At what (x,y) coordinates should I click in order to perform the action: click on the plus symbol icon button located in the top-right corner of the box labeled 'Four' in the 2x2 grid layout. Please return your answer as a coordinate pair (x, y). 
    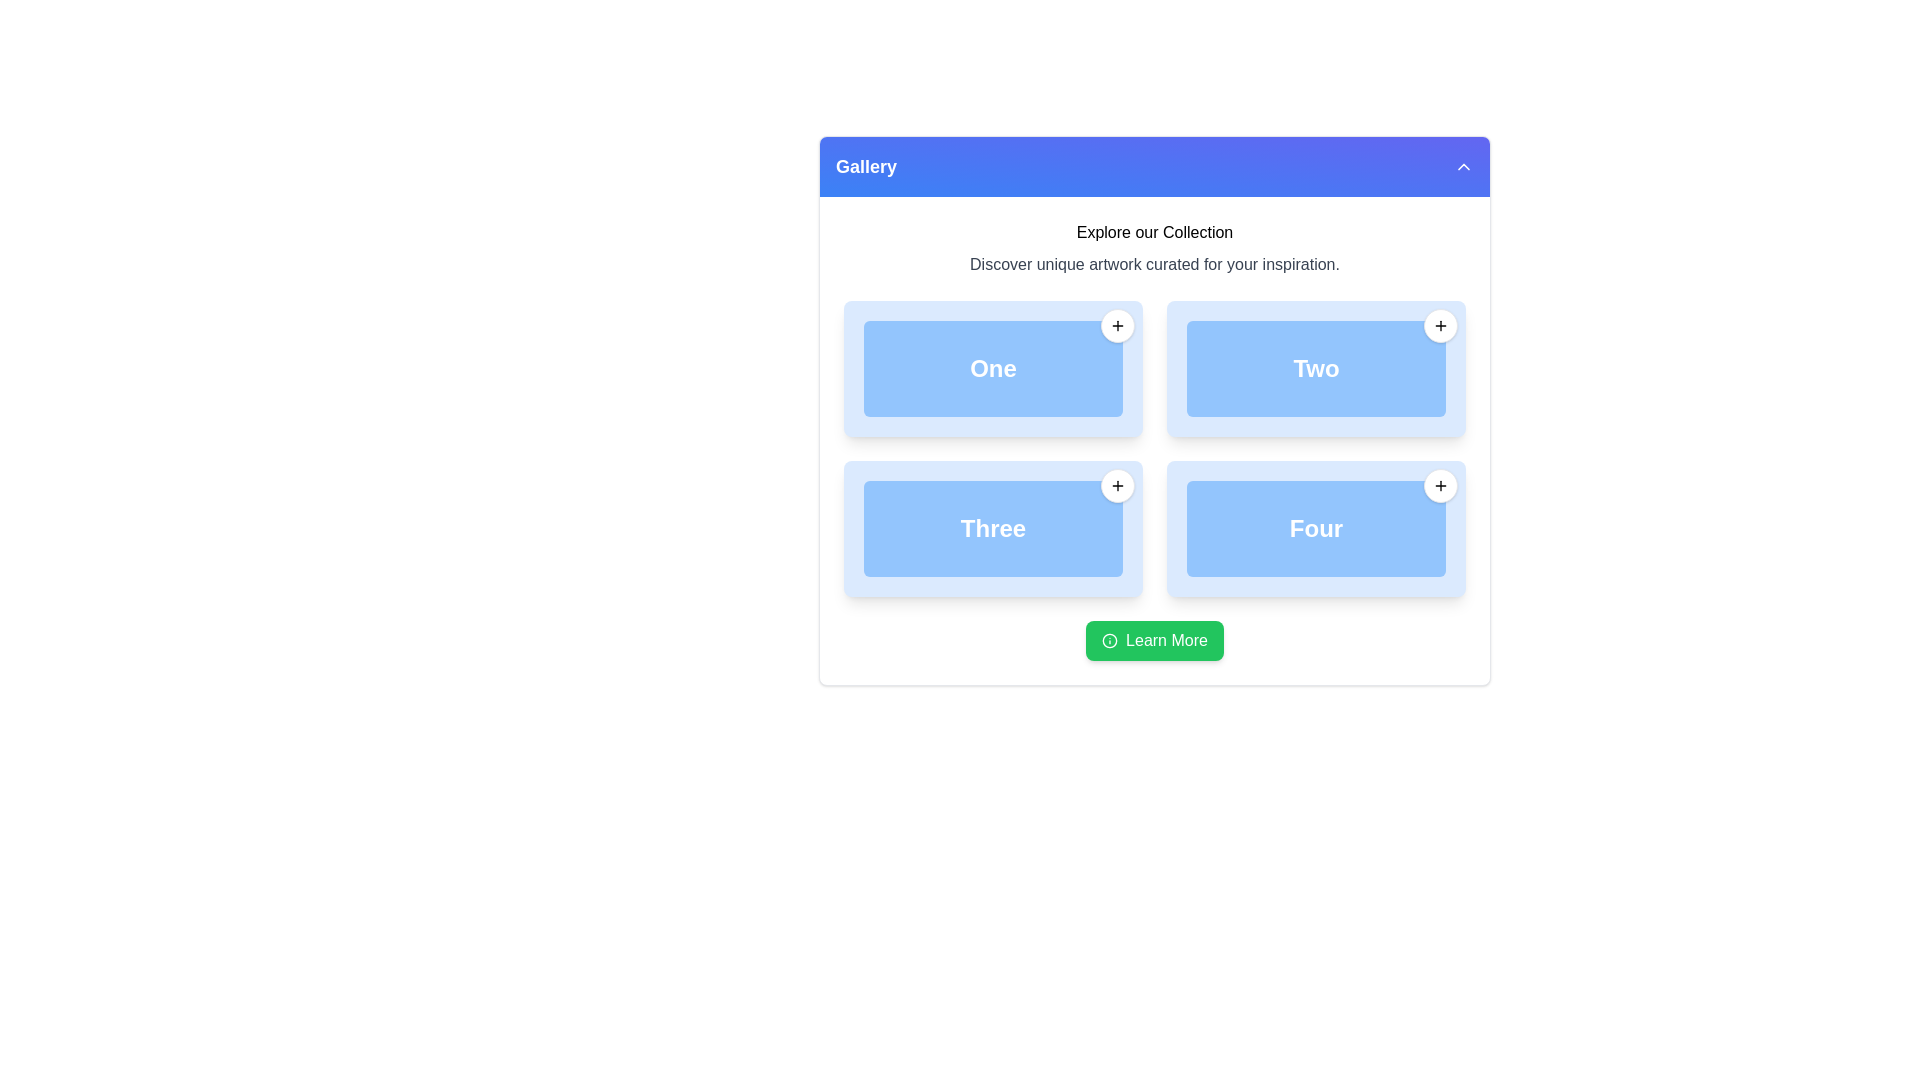
    Looking at the image, I should click on (1440, 486).